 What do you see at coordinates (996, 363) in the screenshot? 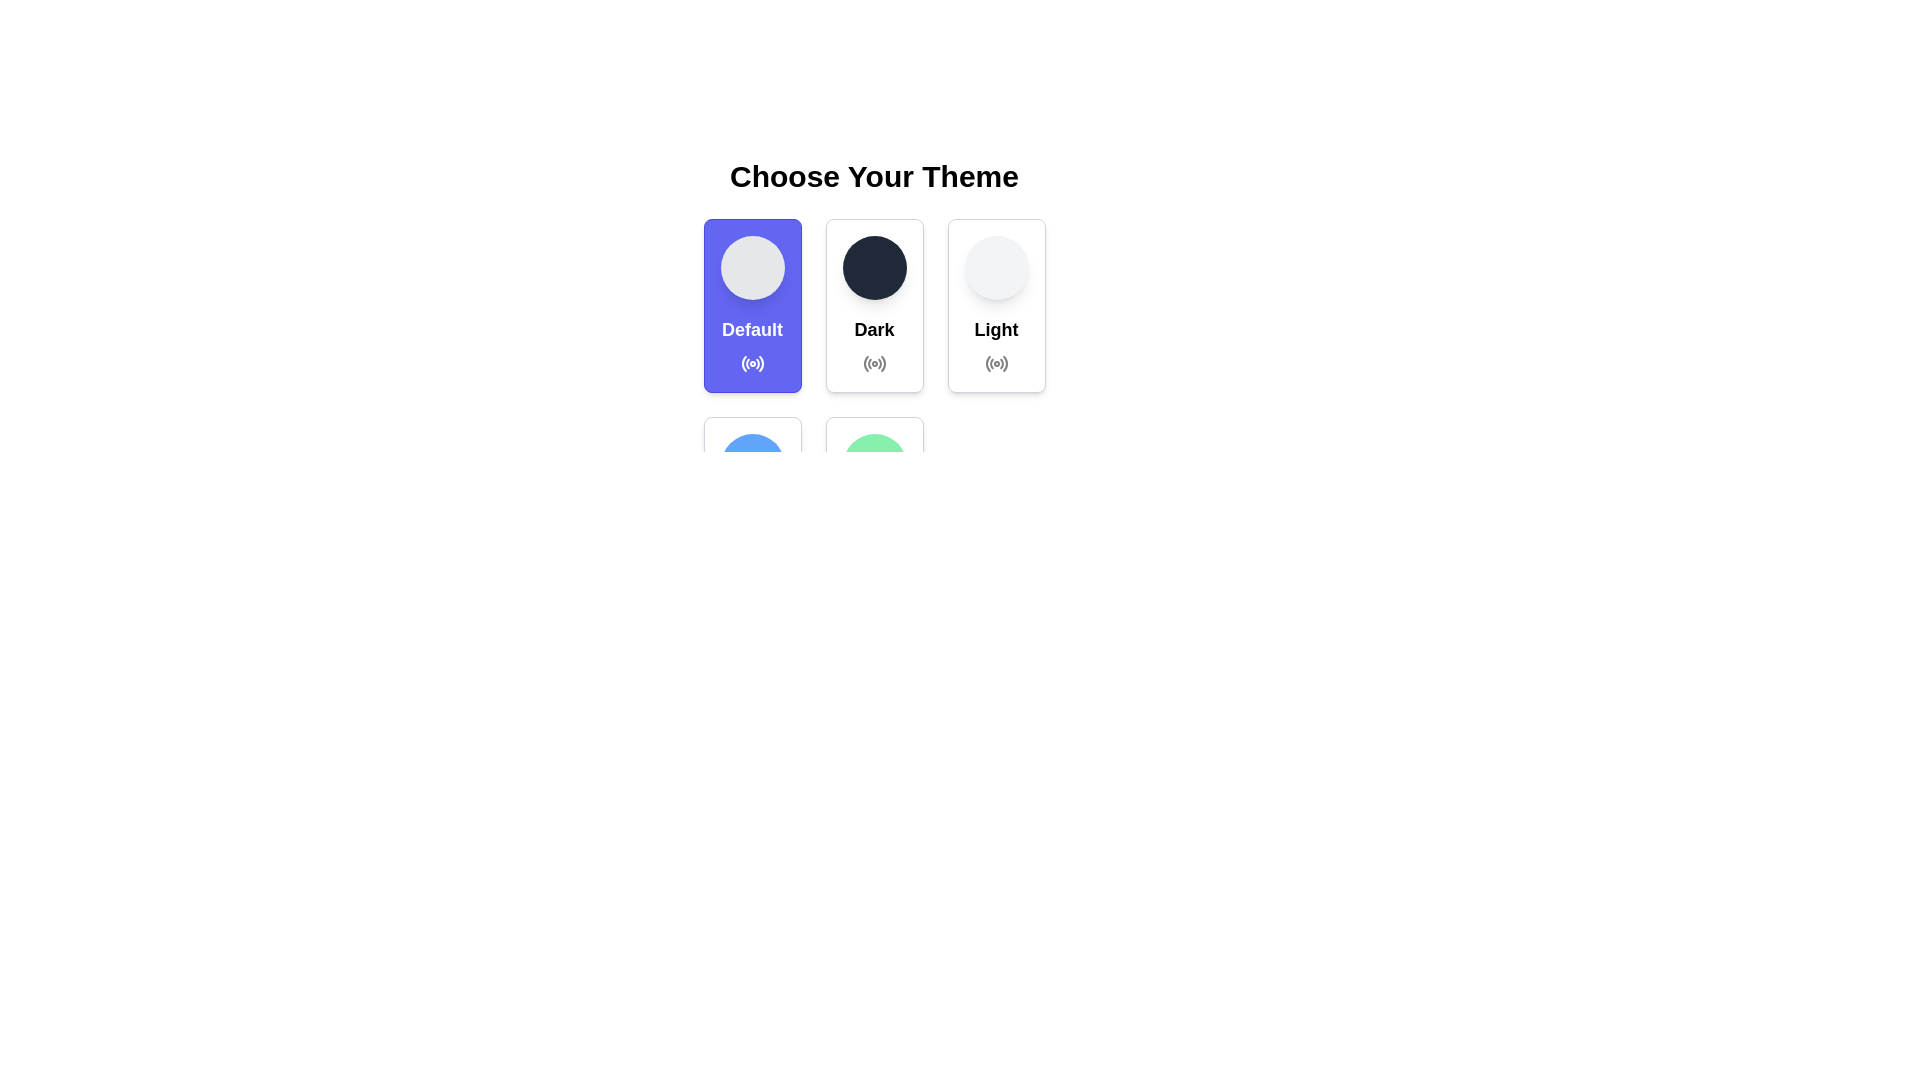
I see `the third option in the row of theme selectors labeled 'Light', which functions as a marker for selecting the 'Light' theme` at bounding box center [996, 363].